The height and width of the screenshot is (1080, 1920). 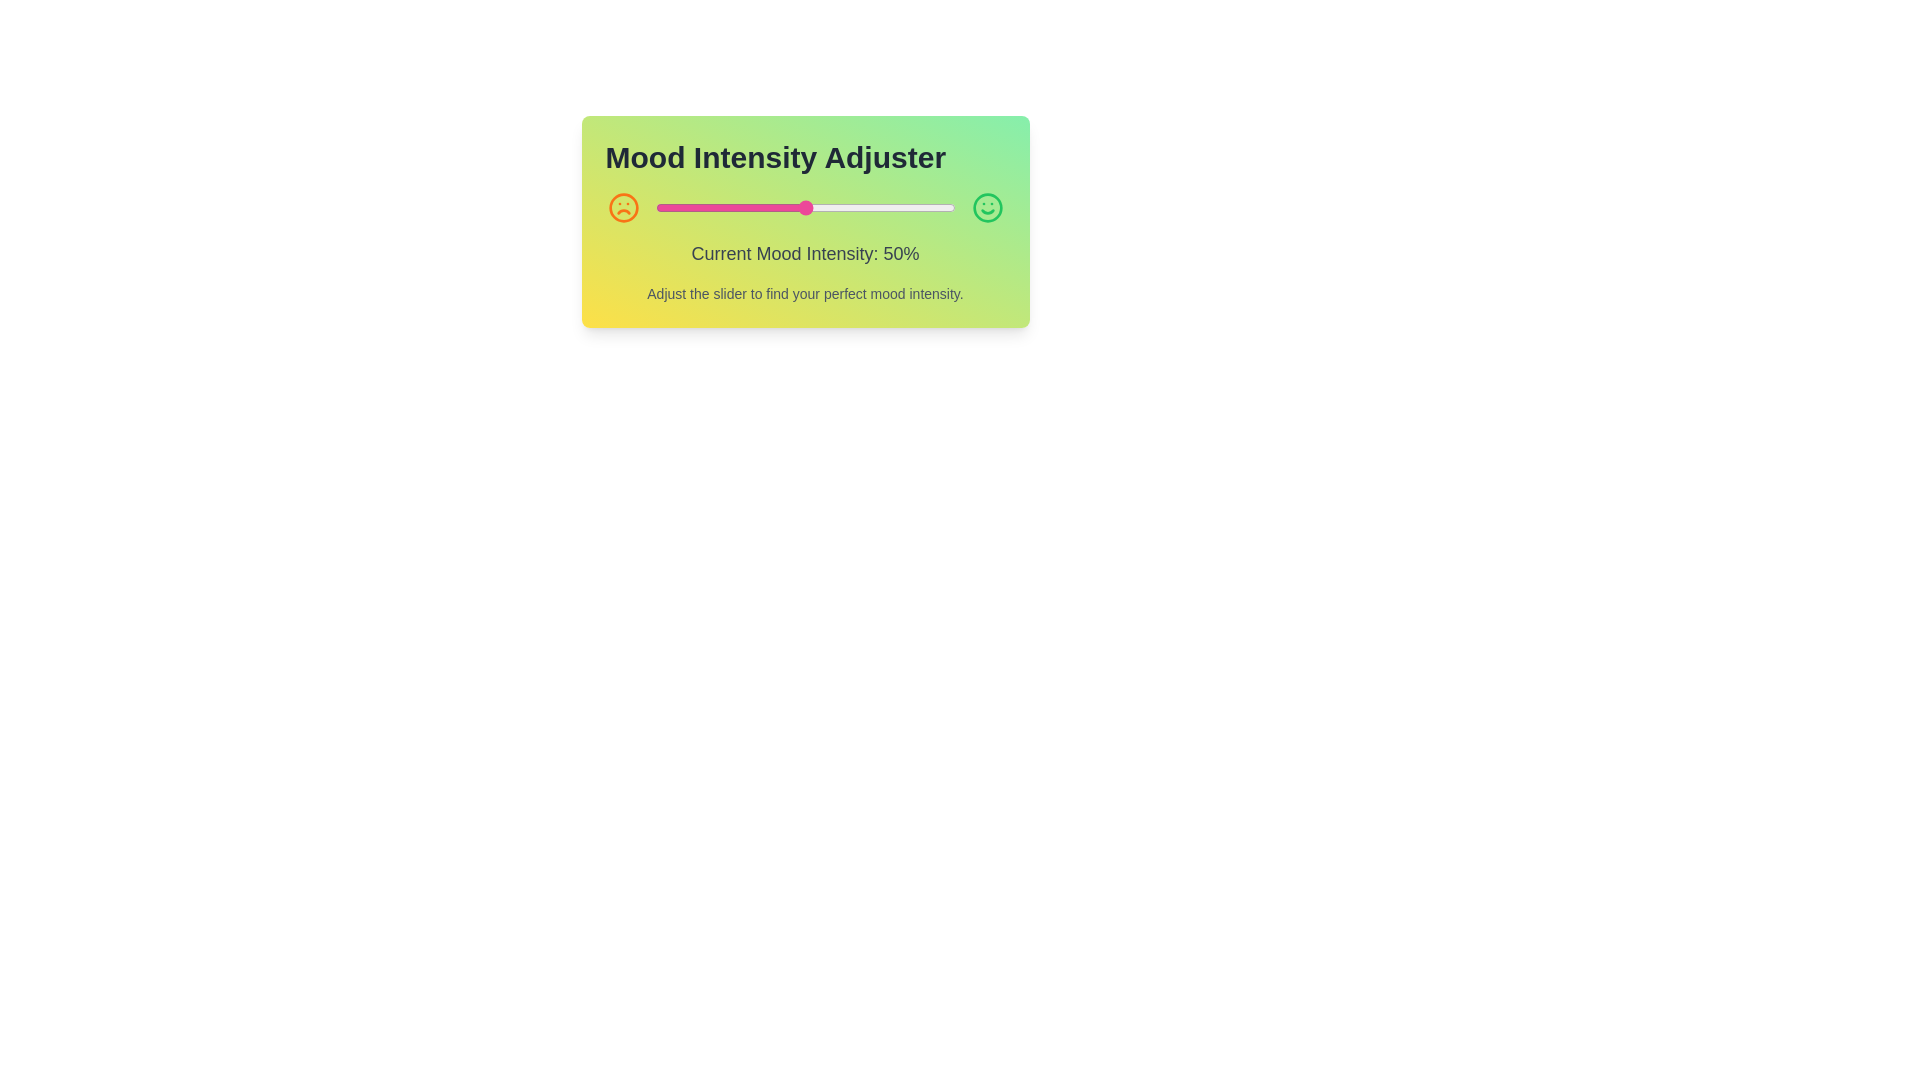 What do you see at coordinates (795, 208) in the screenshot?
I see `the mood intensity slider to 47%` at bounding box center [795, 208].